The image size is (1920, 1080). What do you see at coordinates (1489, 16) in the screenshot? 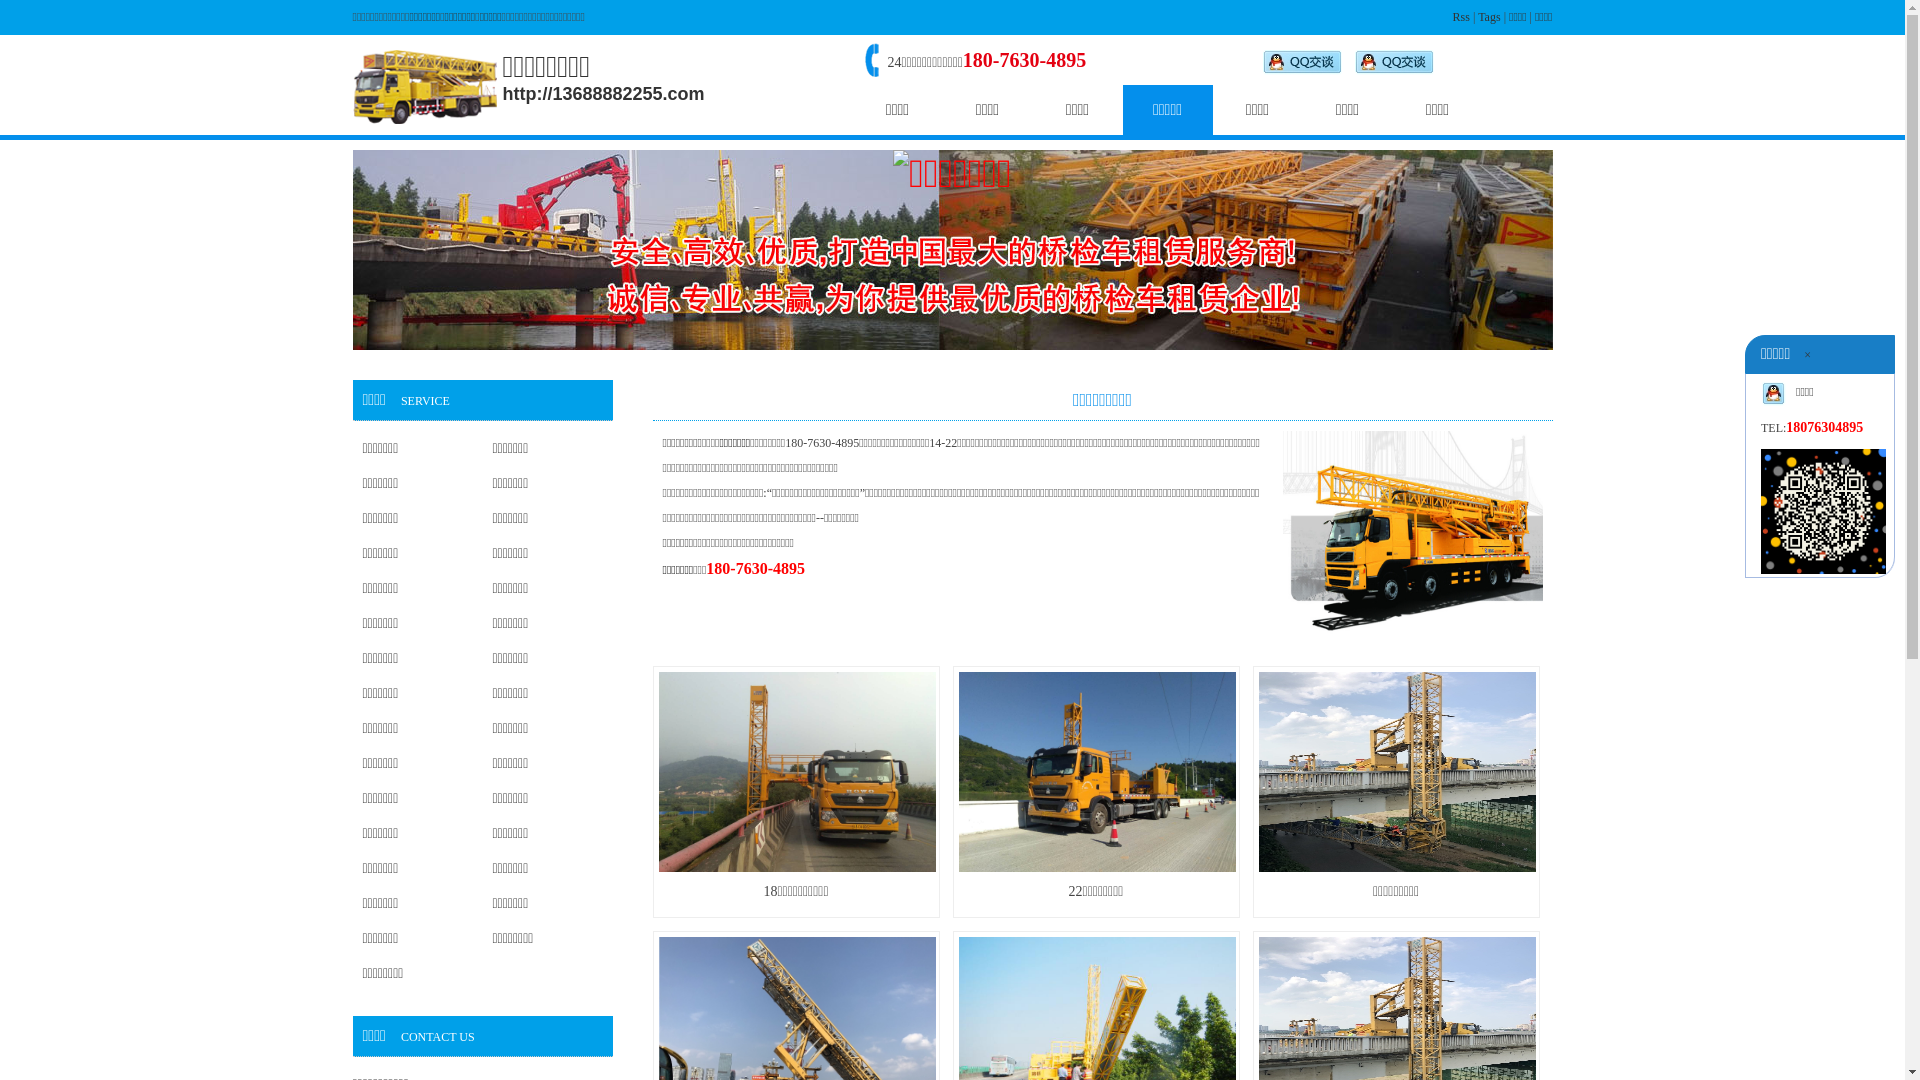
I see `'Tags'` at bounding box center [1489, 16].